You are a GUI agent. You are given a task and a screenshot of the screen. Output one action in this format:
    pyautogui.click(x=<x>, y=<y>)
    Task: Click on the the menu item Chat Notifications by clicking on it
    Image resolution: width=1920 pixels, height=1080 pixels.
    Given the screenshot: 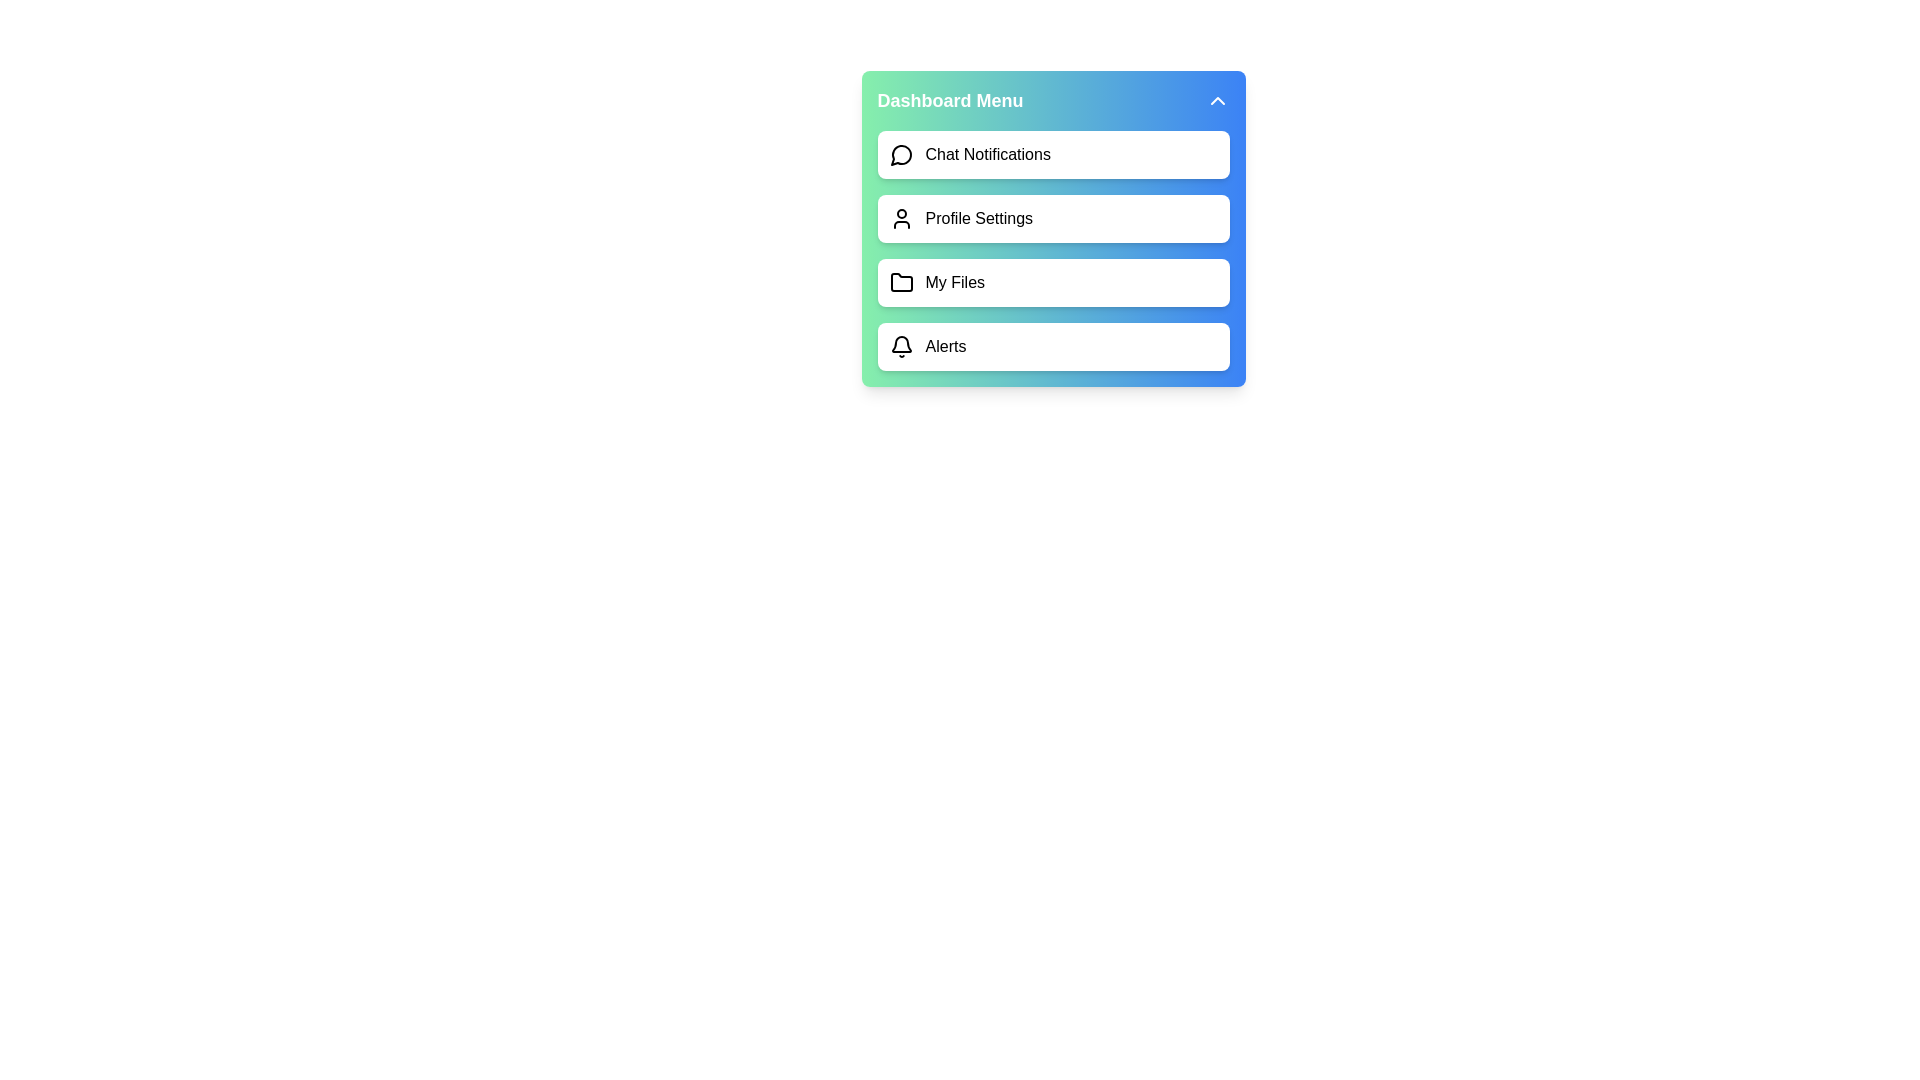 What is the action you would take?
    pyautogui.click(x=1052, y=153)
    